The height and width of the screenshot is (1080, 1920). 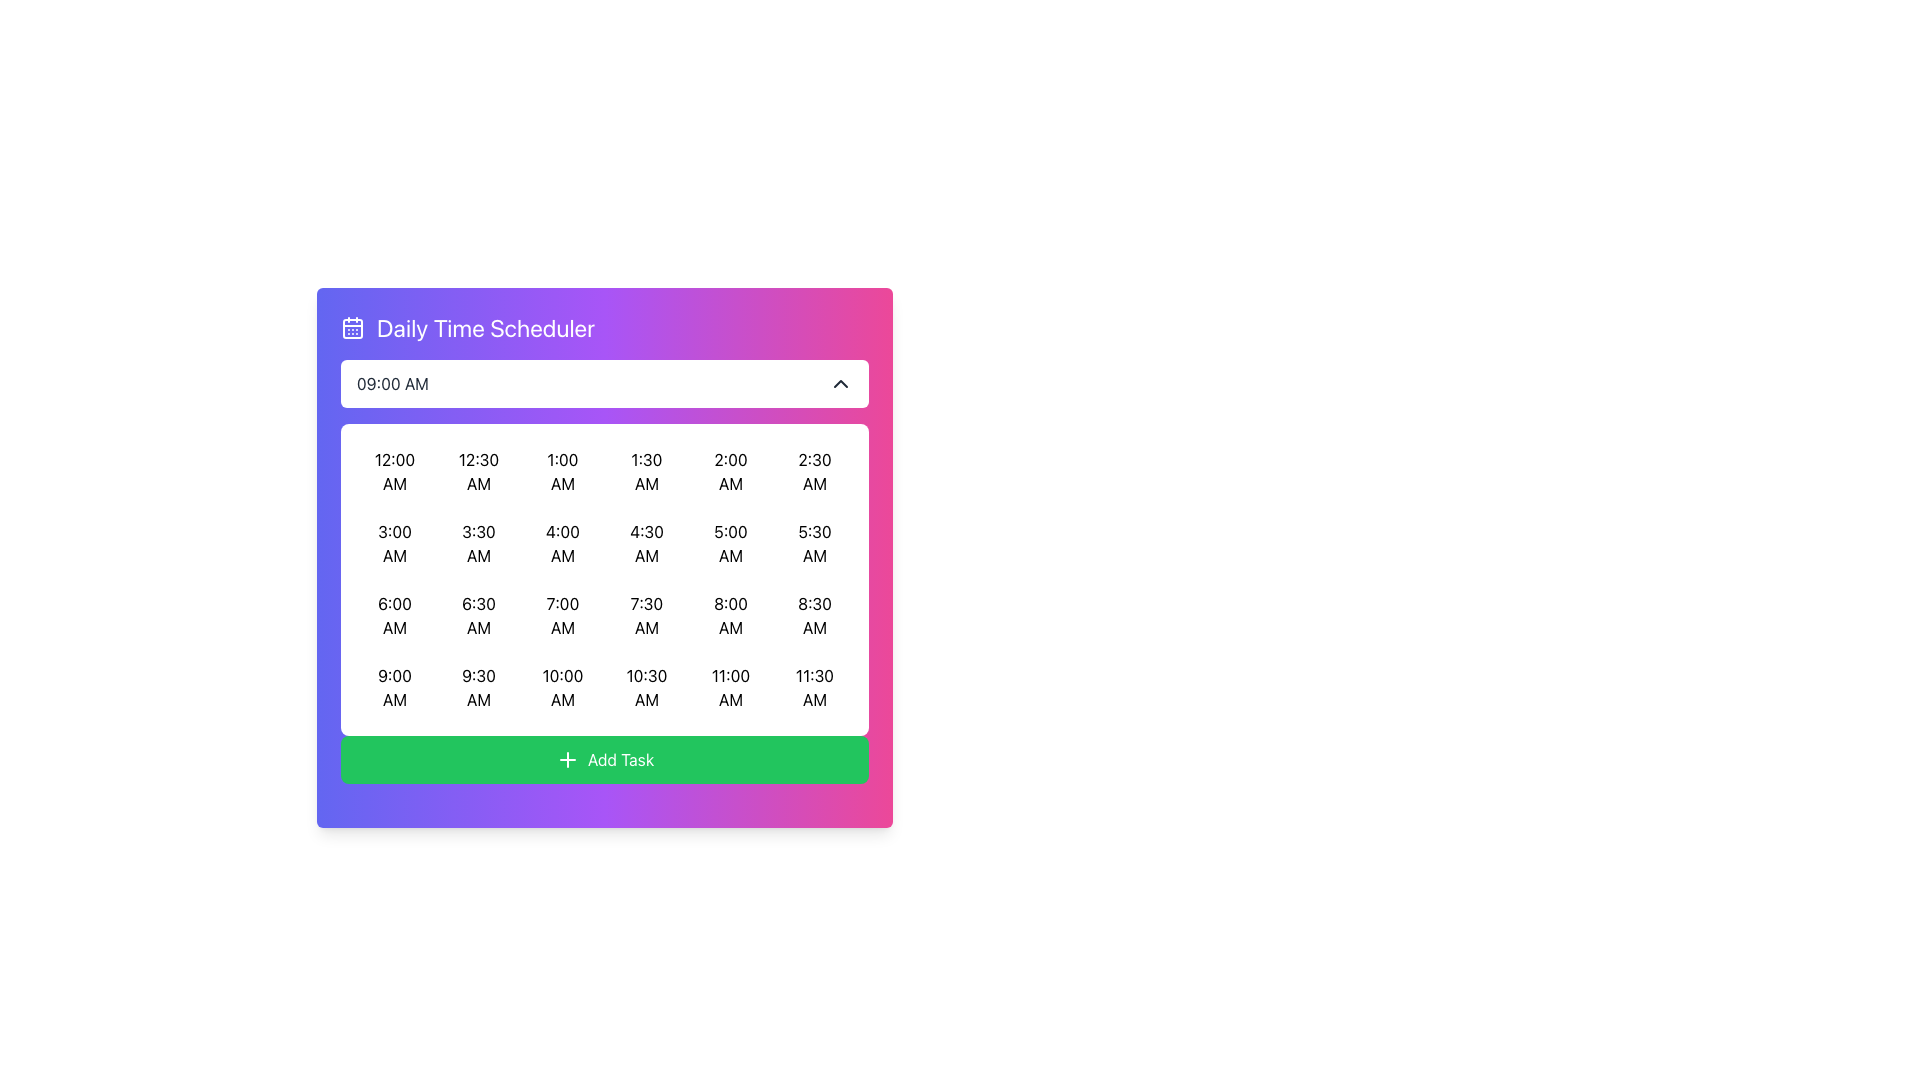 What do you see at coordinates (394, 615) in the screenshot?
I see `the 6:00 AM time slot button` at bounding box center [394, 615].